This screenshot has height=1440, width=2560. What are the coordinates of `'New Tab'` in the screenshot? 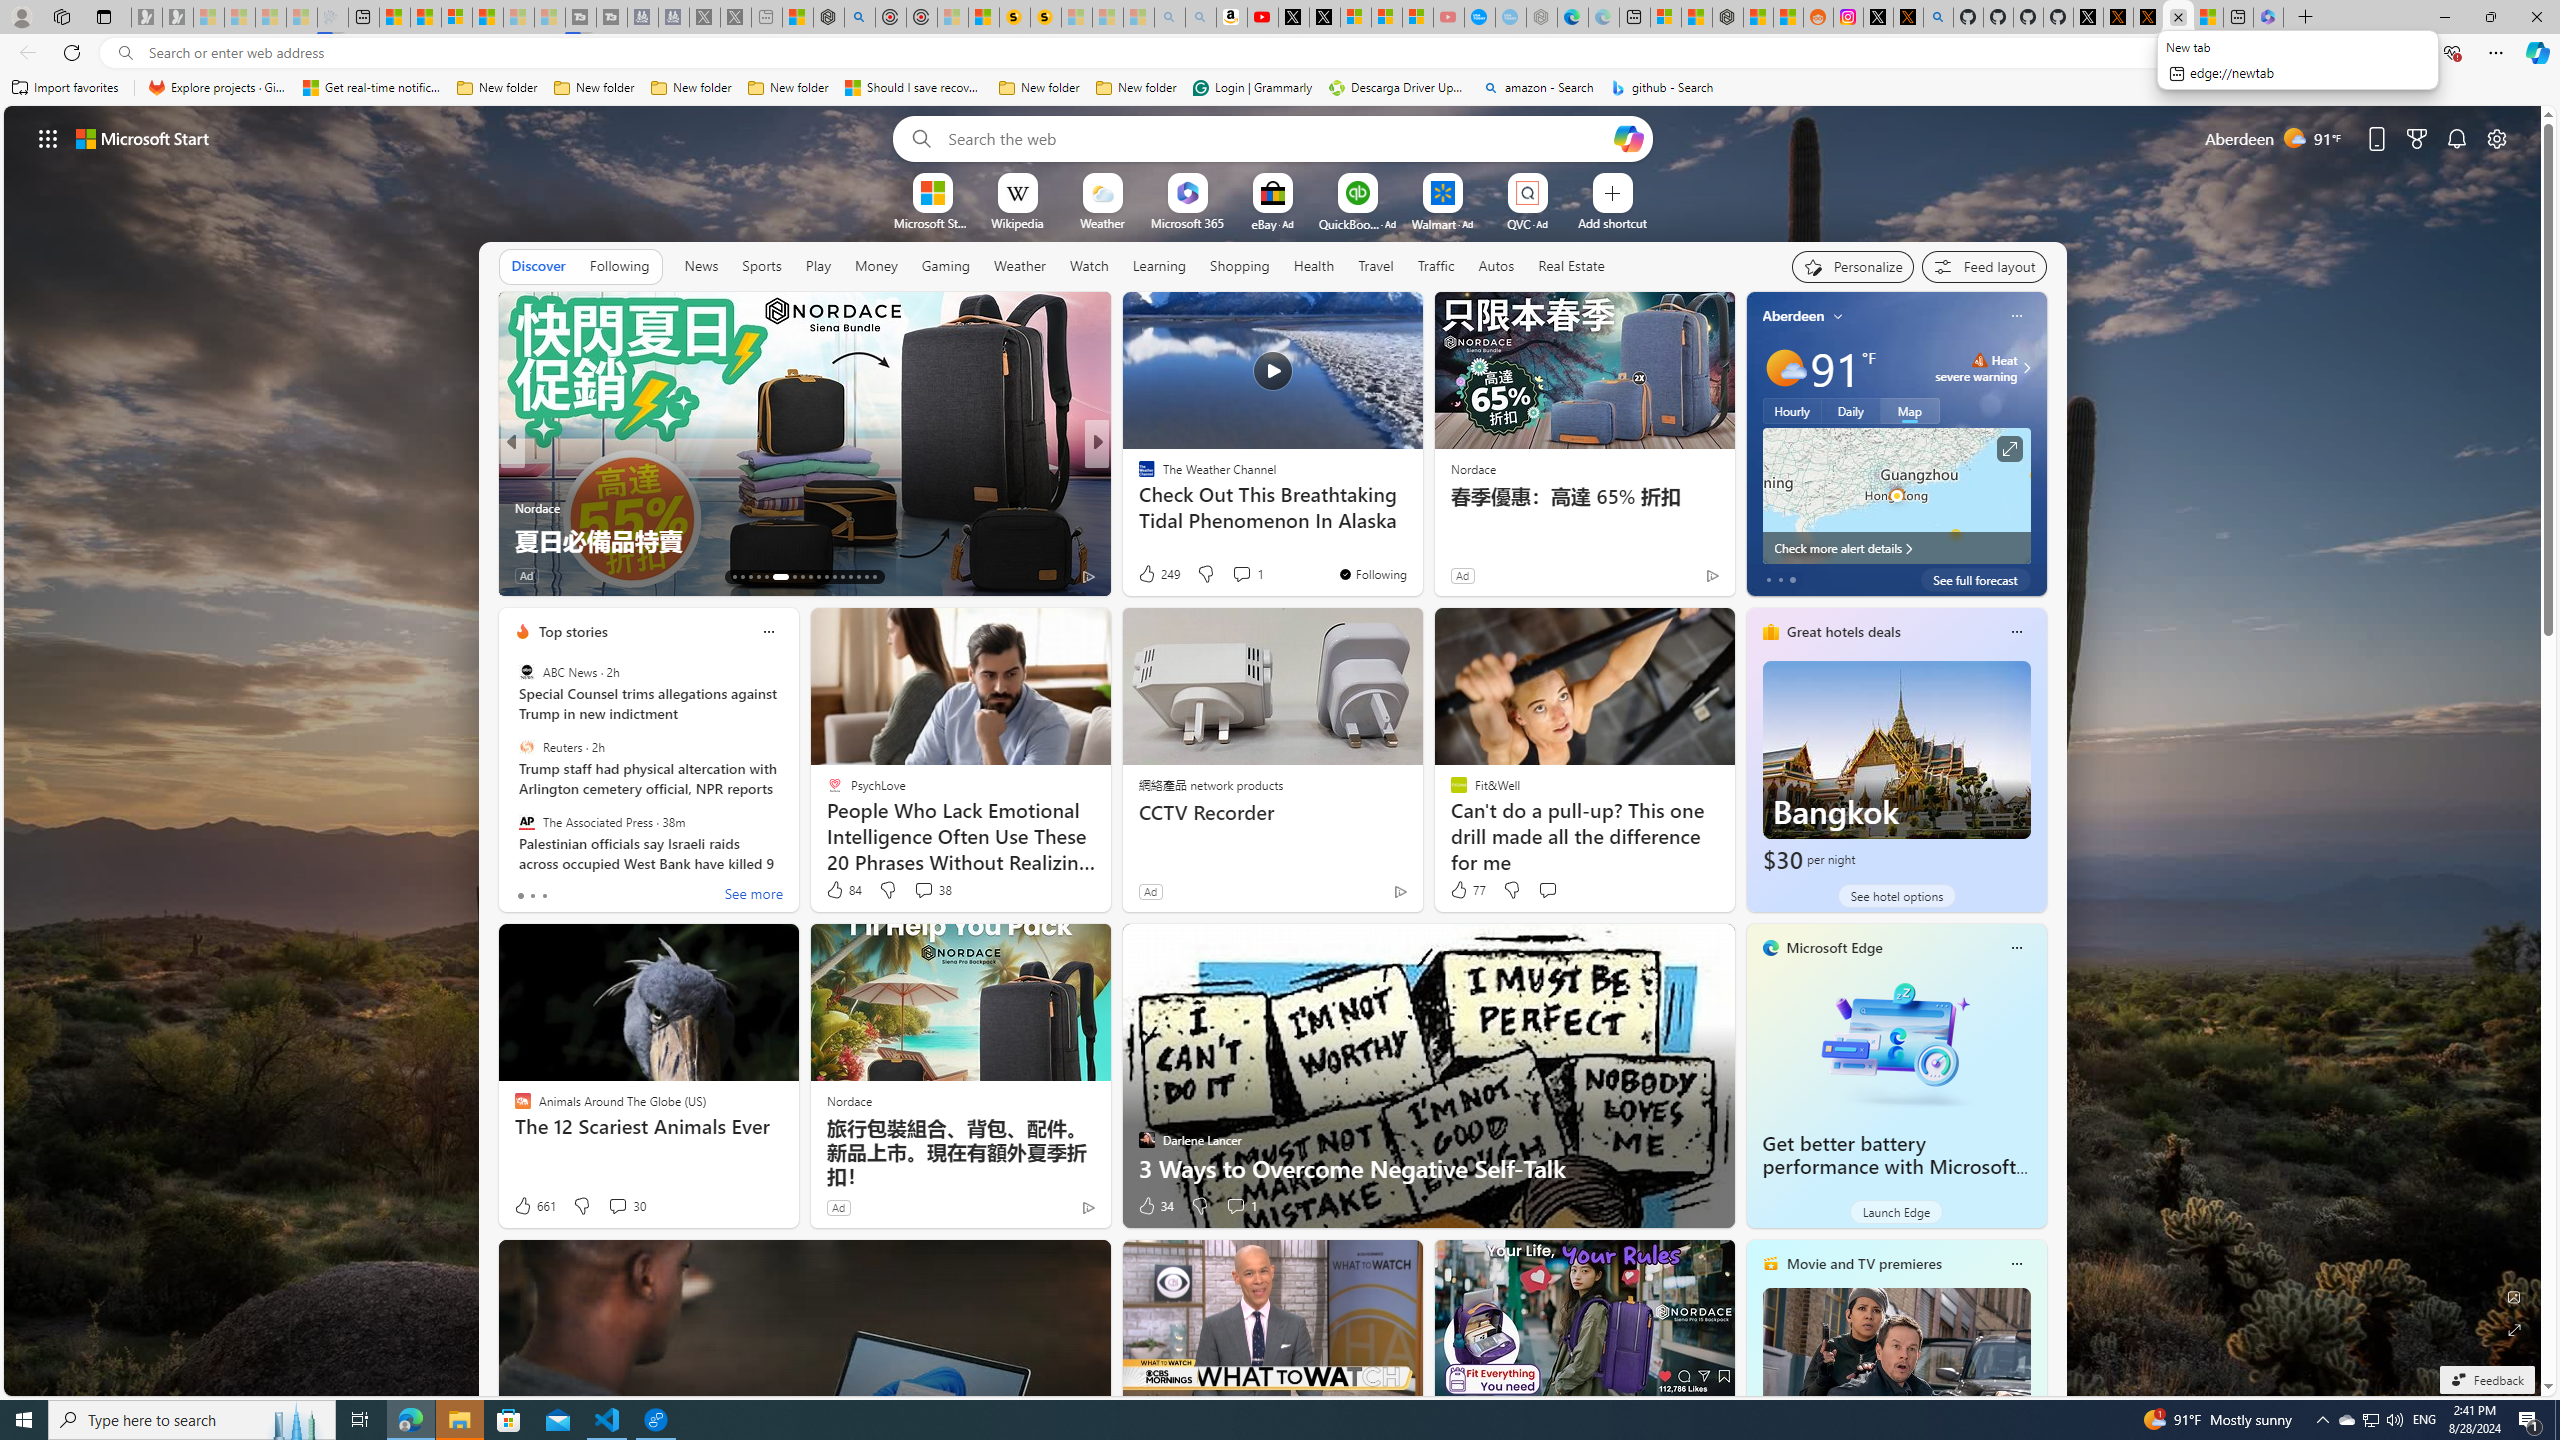 It's located at (2304, 16).